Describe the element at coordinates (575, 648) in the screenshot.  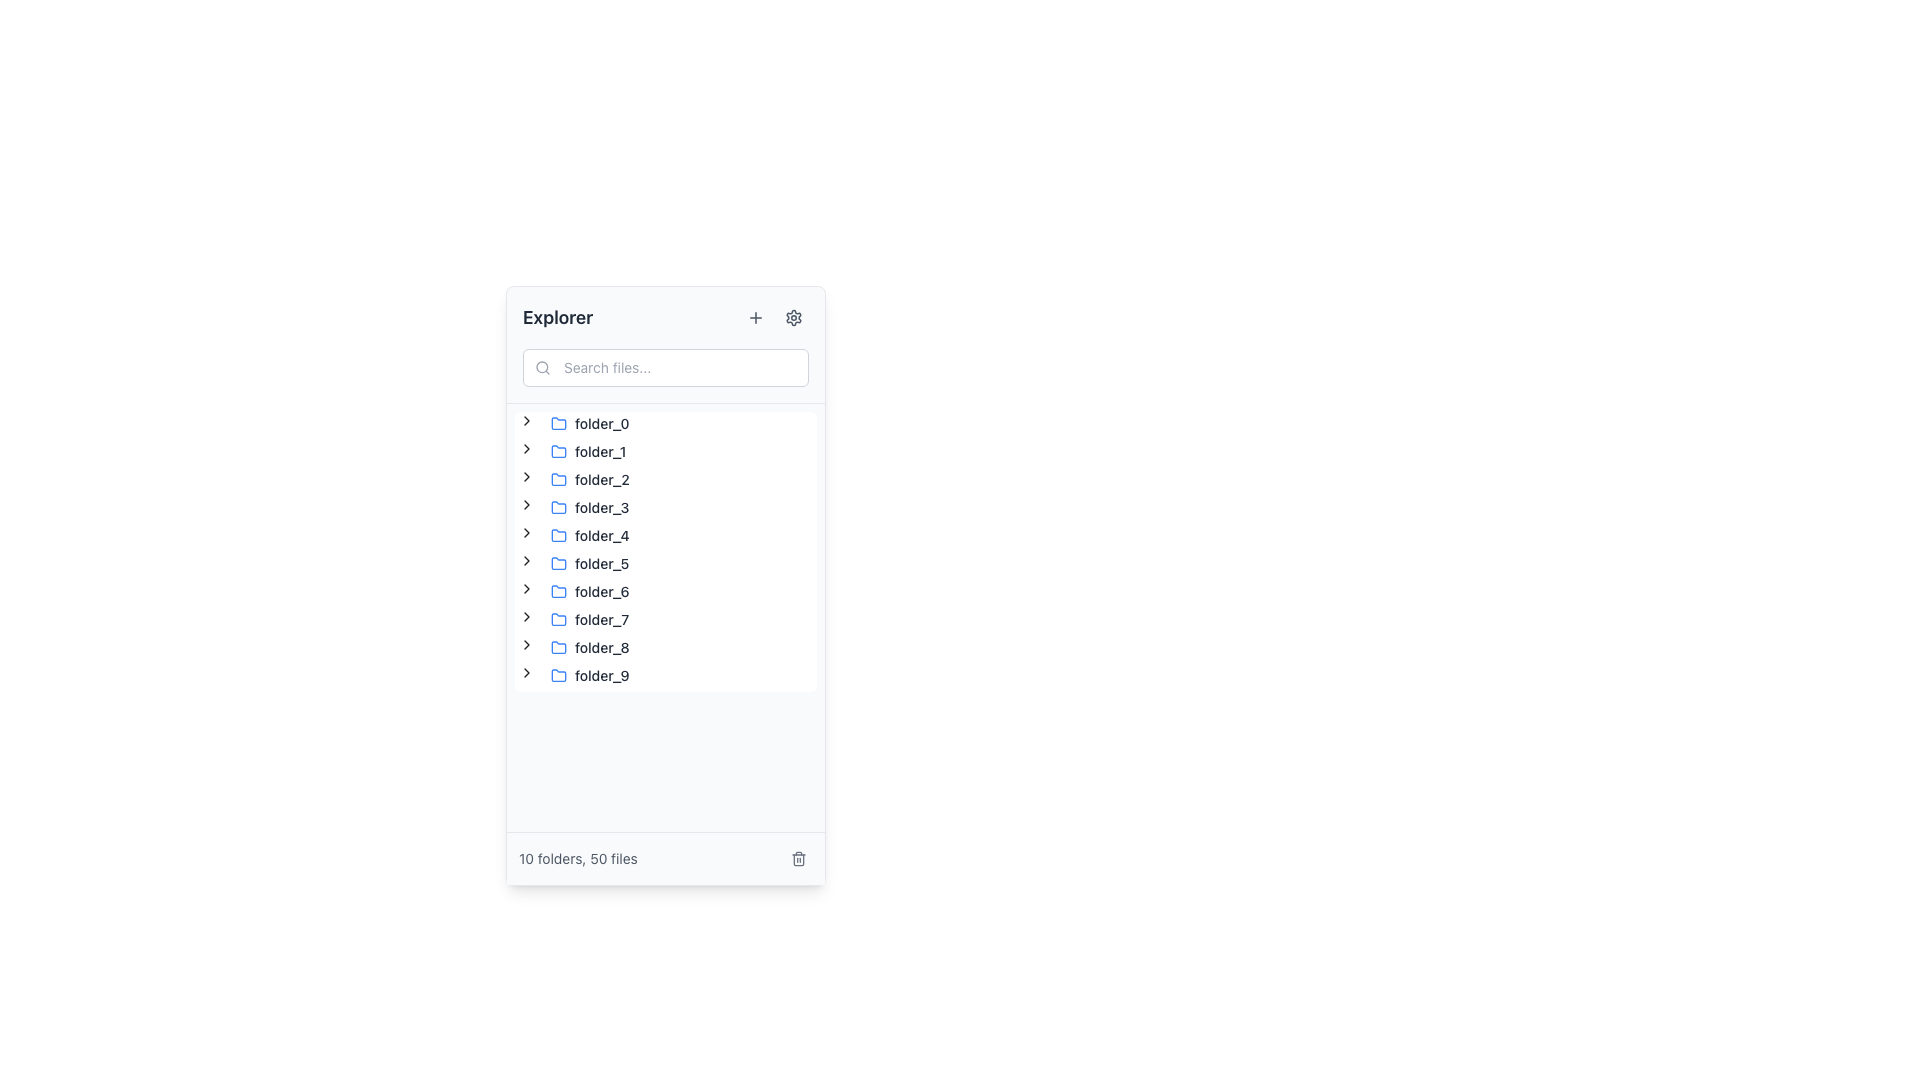
I see `the Tree node representing the folder labeled 'folder_8'` at that location.